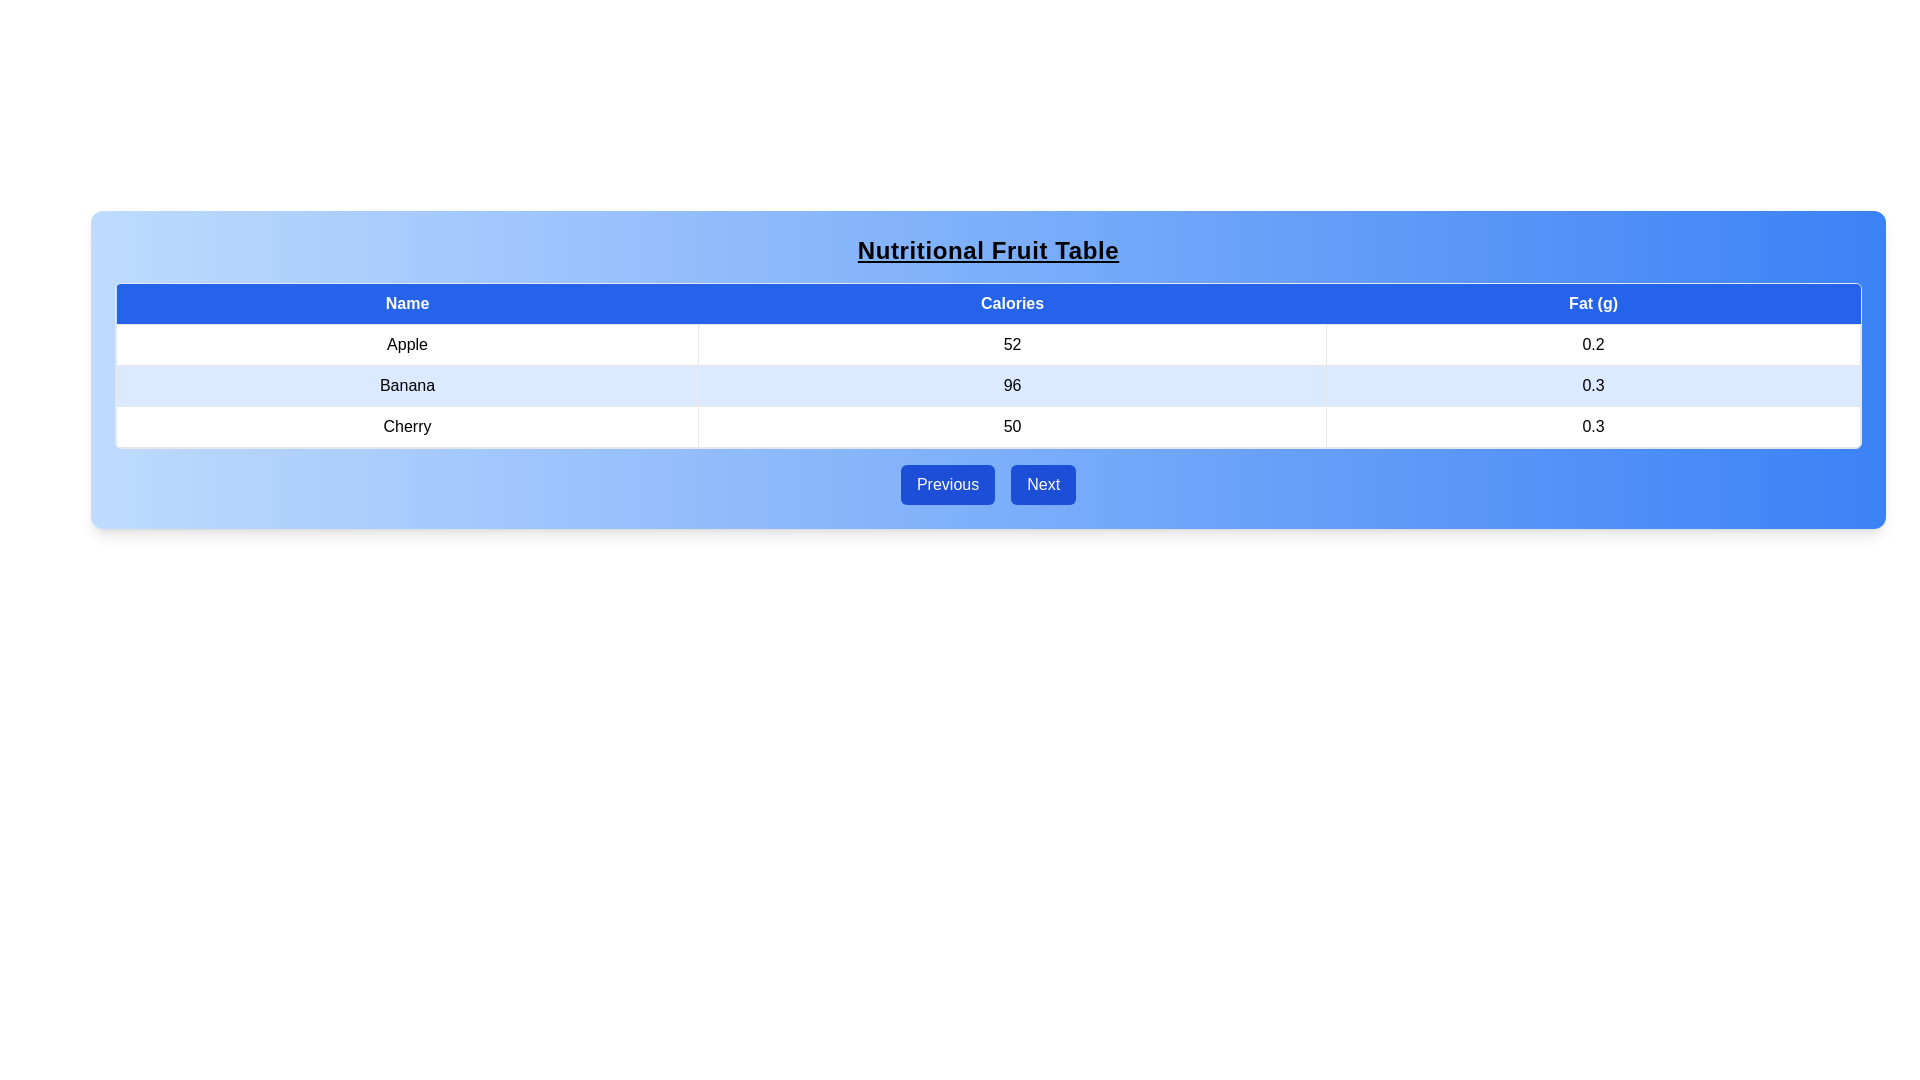  I want to click on the table cell displaying the name 'Banana' to focus on it, so click(406, 385).